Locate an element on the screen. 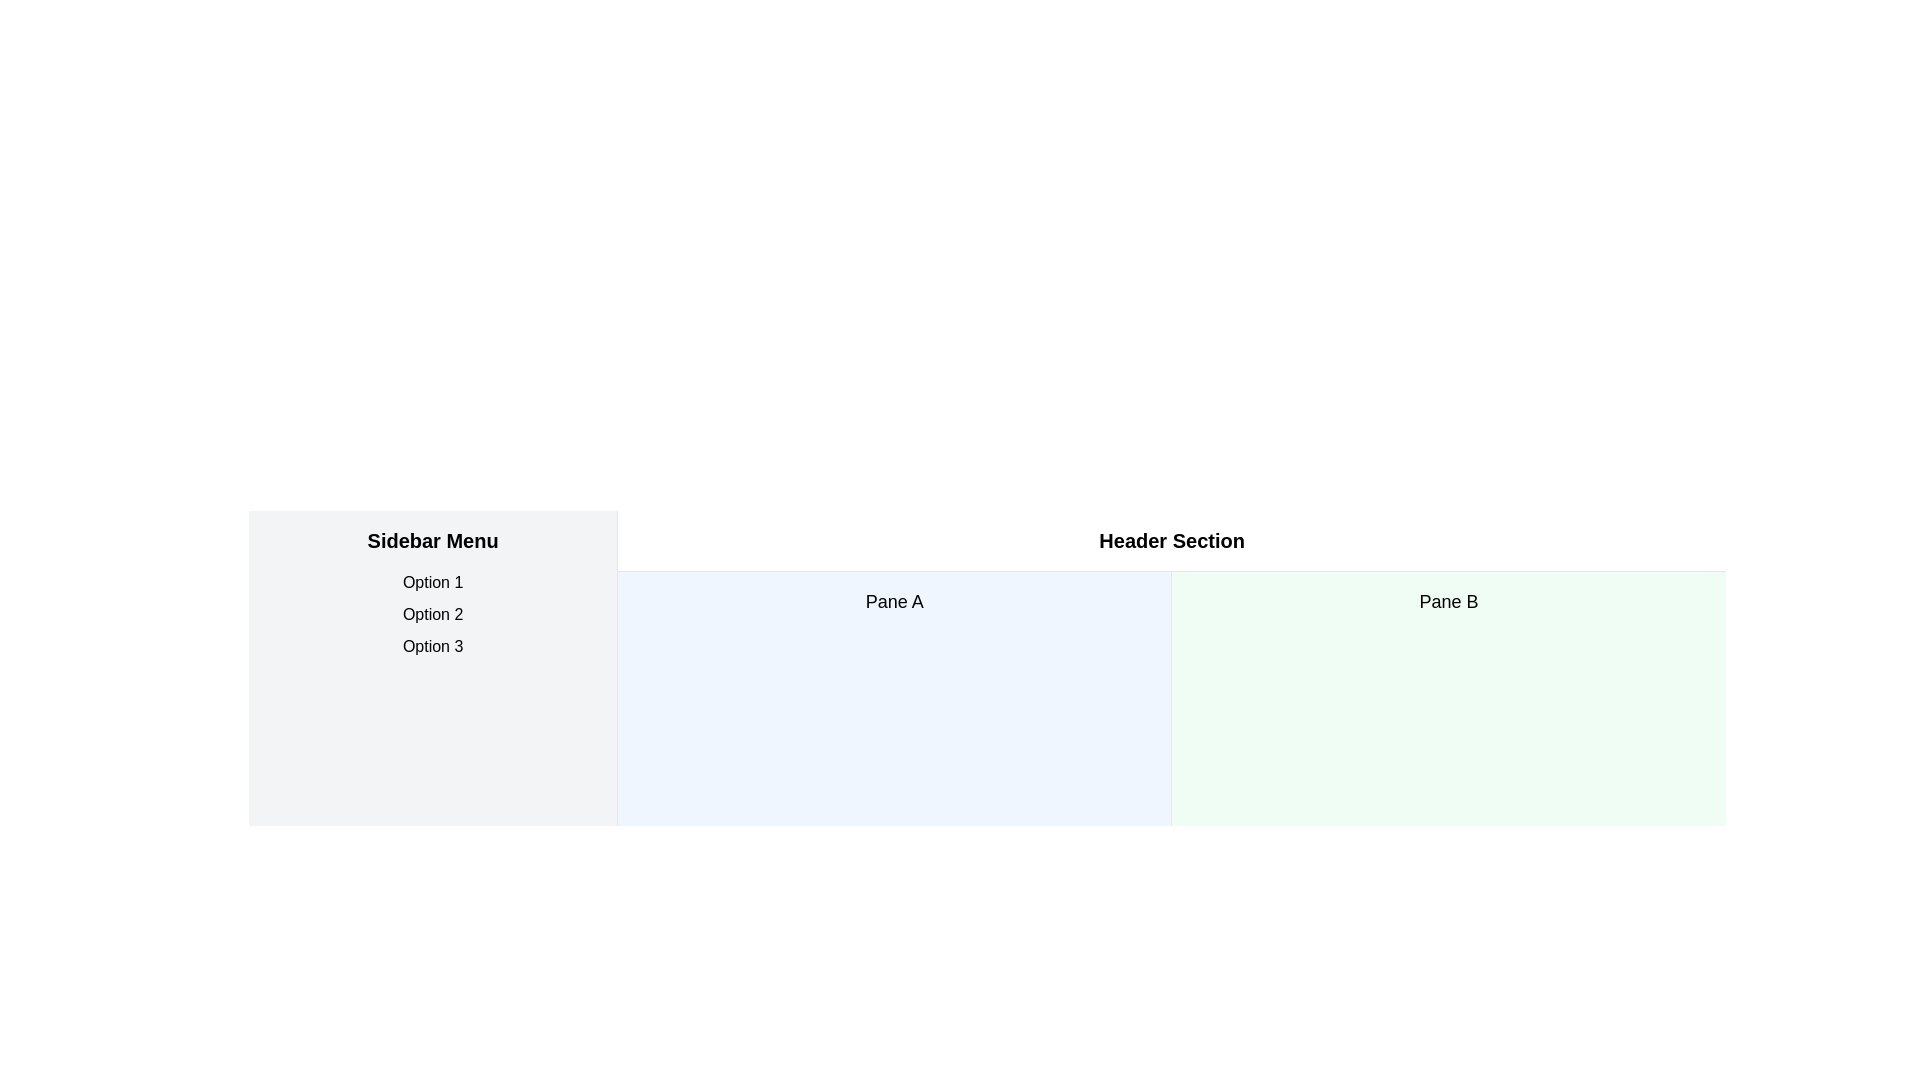 The image size is (1920, 1080). the 'Sidebar Menu' label, which is a bold, extra-large font text displayed prominently at the top of the sidebar section is located at coordinates (432, 540).